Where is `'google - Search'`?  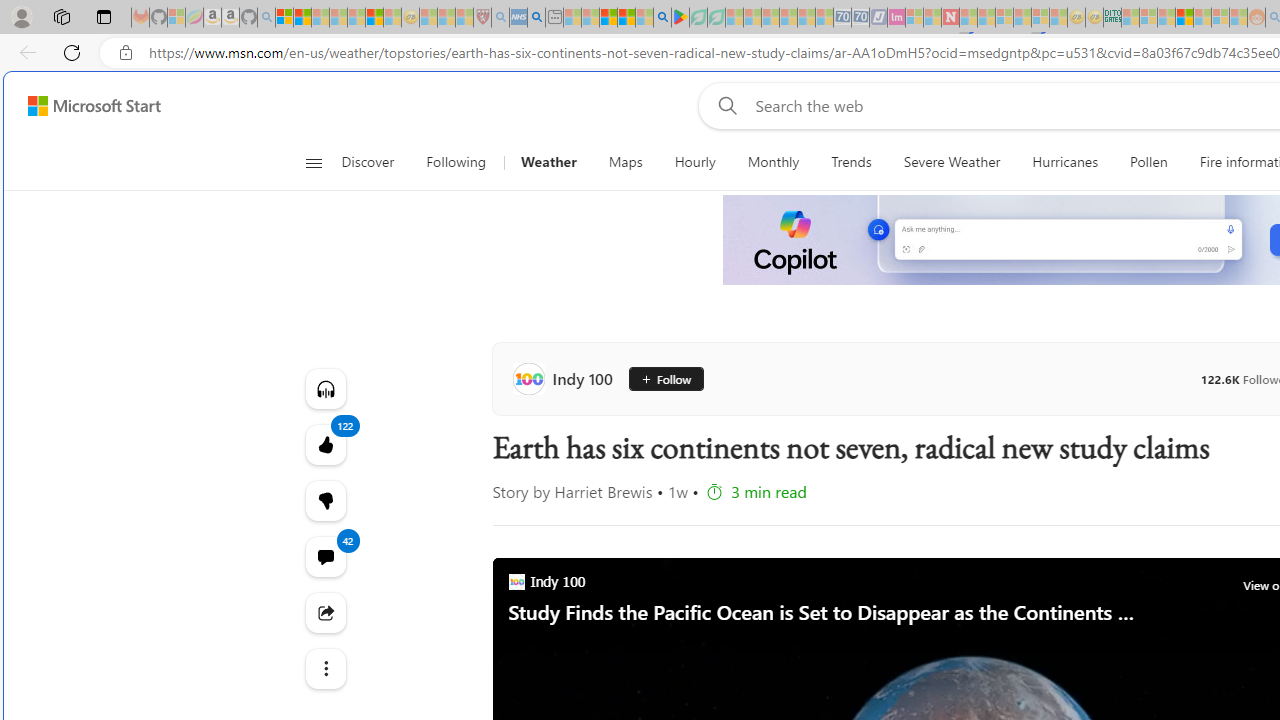
'google - Search' is located at coordinates (662, 17).